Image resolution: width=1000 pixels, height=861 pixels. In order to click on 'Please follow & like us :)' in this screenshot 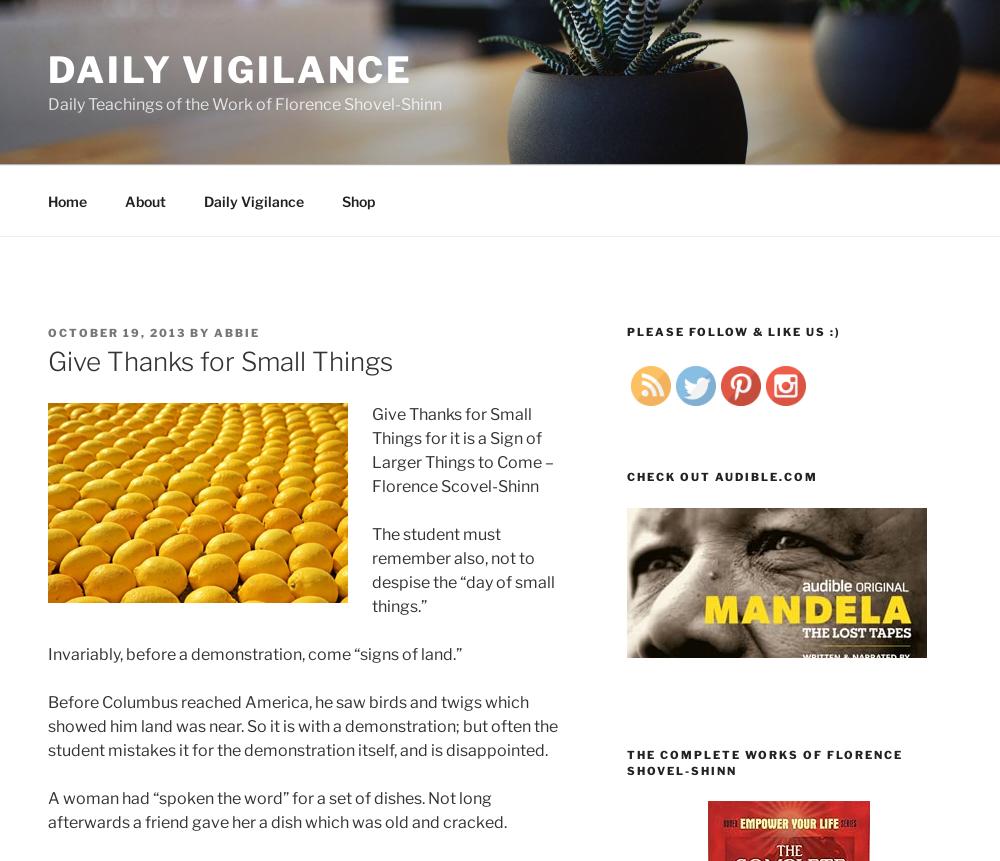, I will do `click(732, 331)`.